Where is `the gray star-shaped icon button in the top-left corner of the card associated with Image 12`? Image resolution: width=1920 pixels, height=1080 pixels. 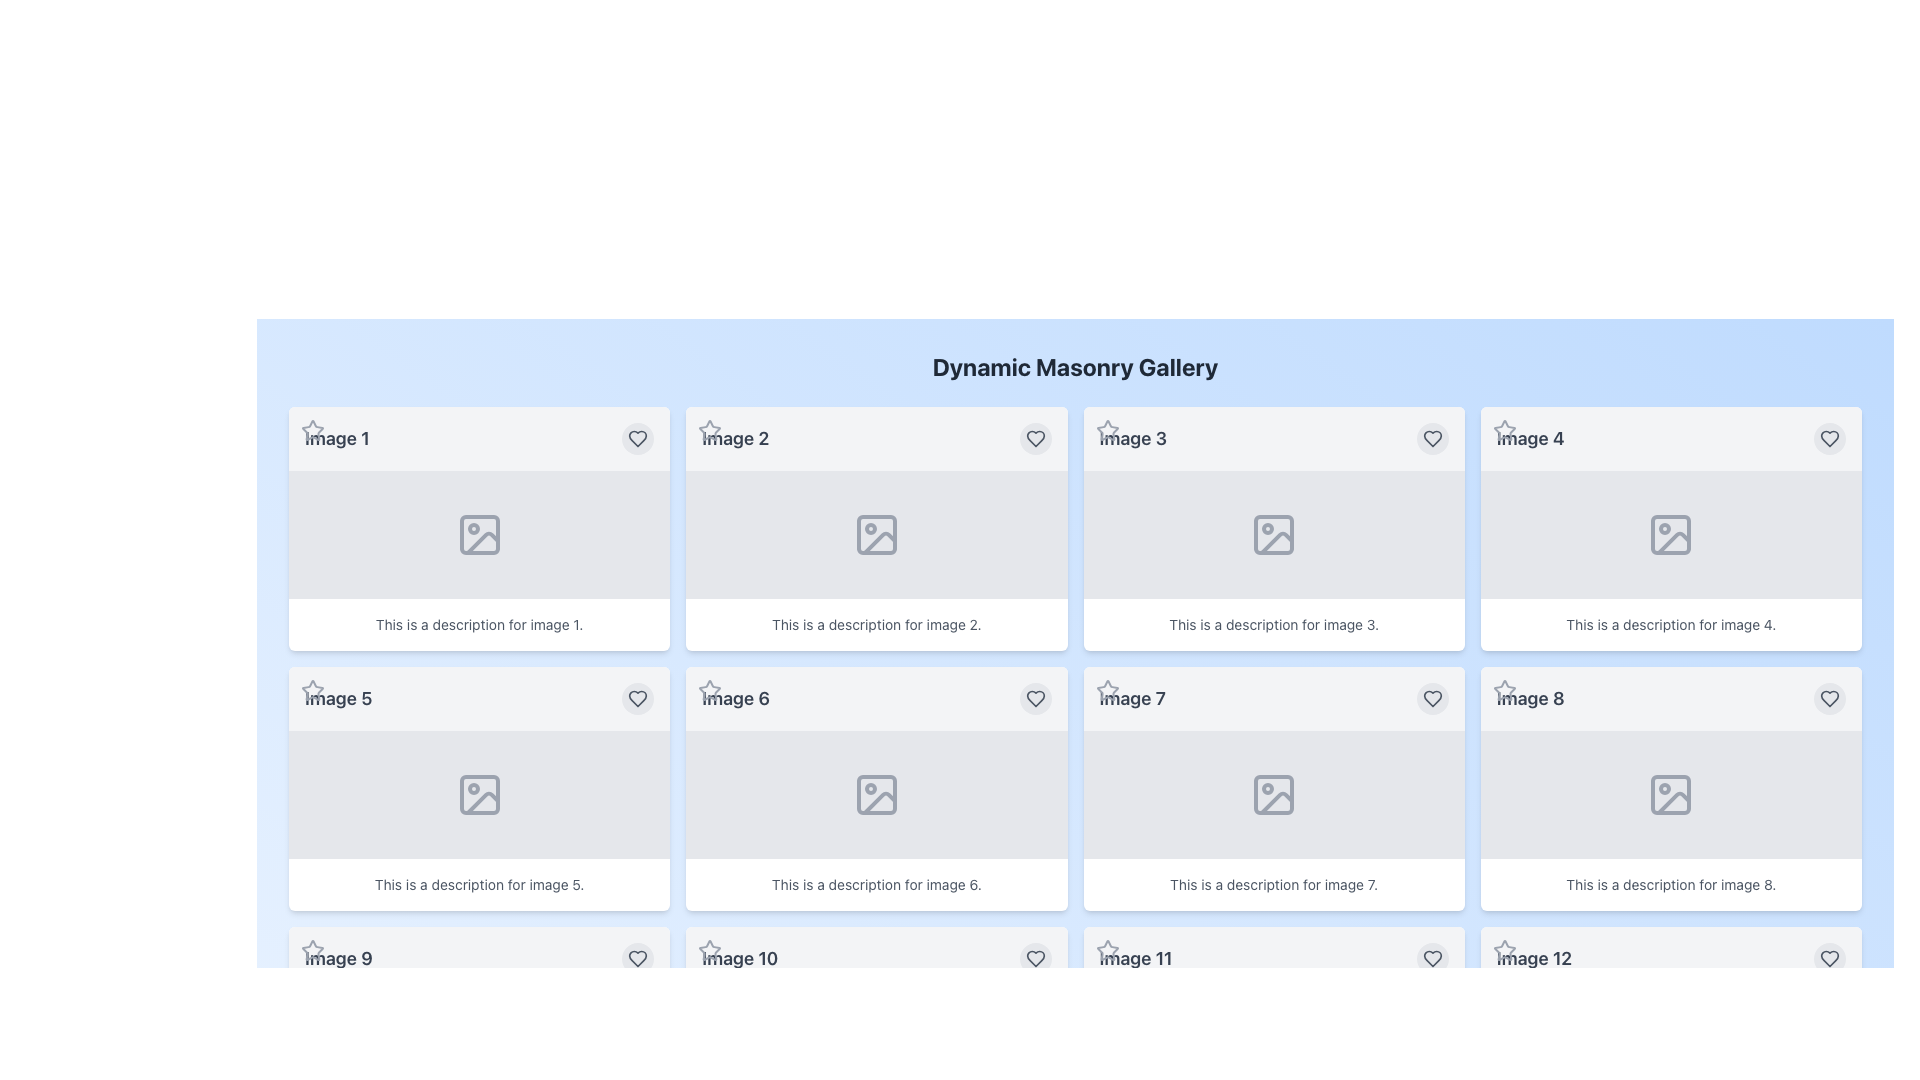 the gray star-shaped icon button in the top-left corner of the card associated with Image 12 is located at coordinates (1504, 950).